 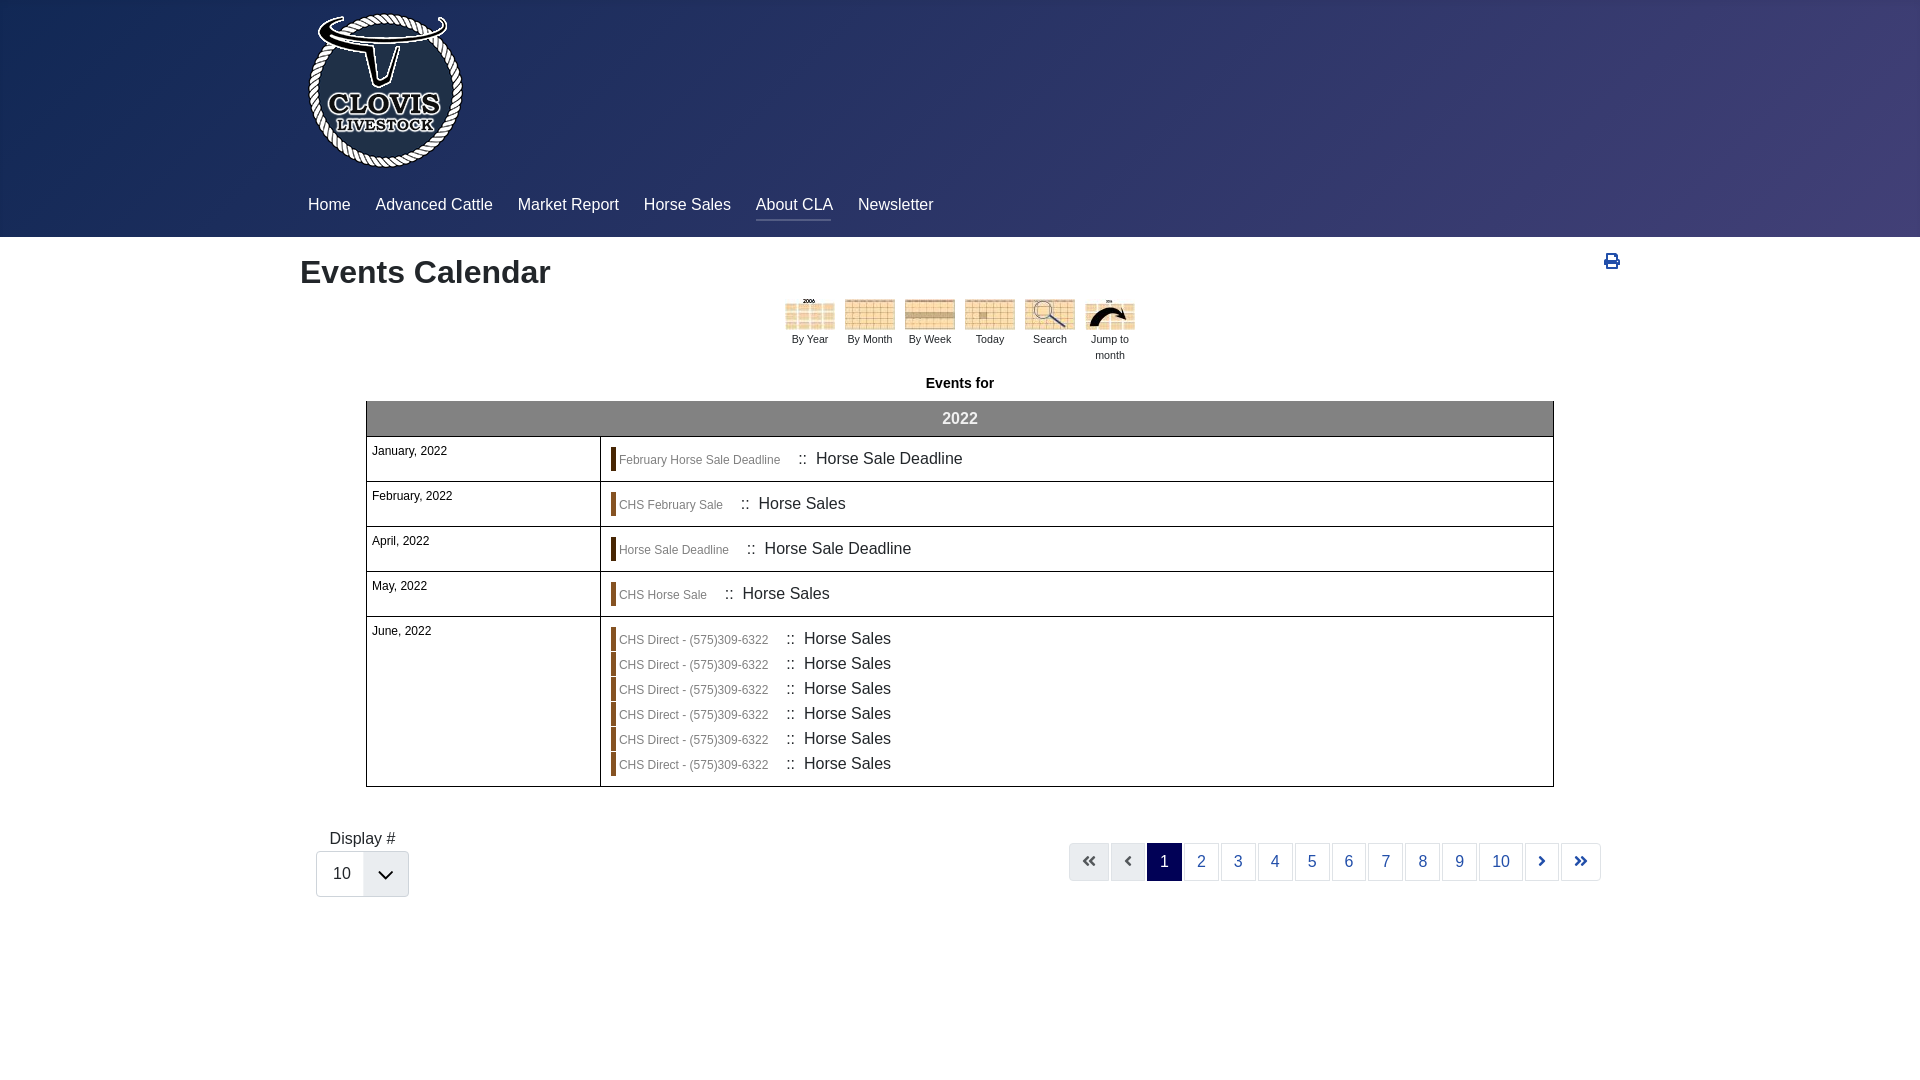 What do you see at coordinates (929, 313) in the screenshot?
I see `'By Week'` at bounding box center [929, 313].